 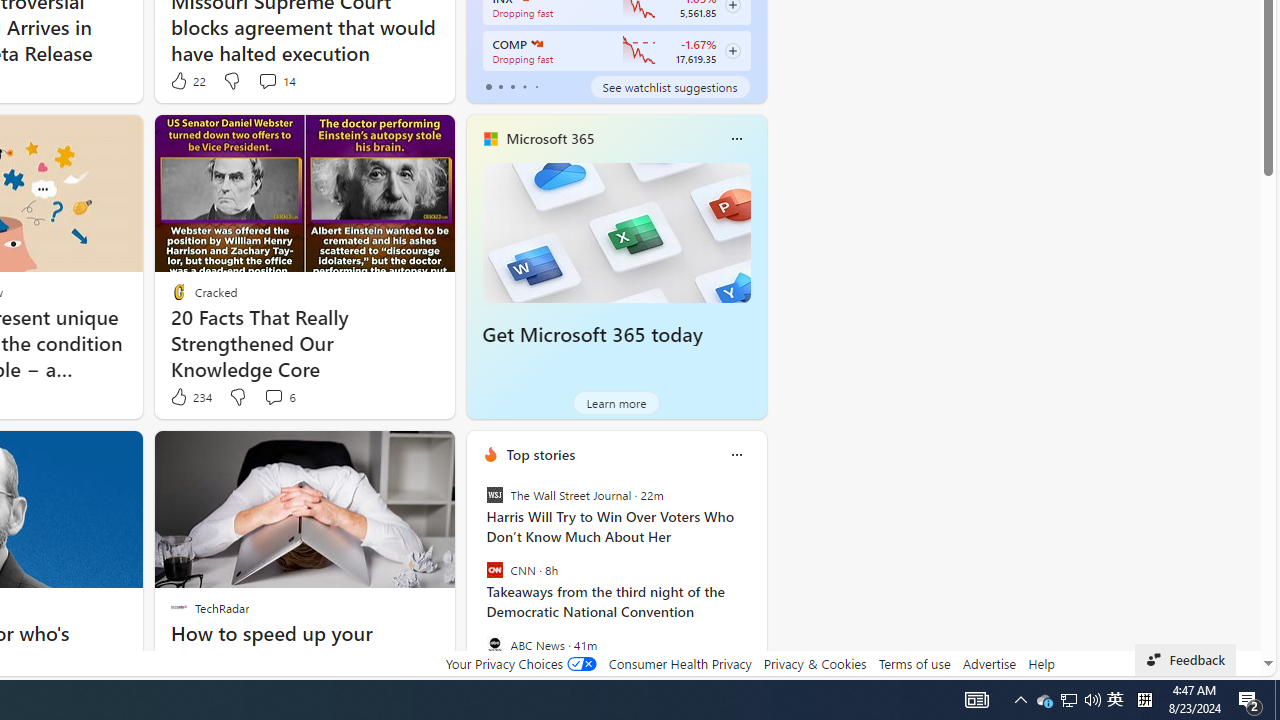 I want to click on 'The Wall Street Journal', so click(x=494, y=495).